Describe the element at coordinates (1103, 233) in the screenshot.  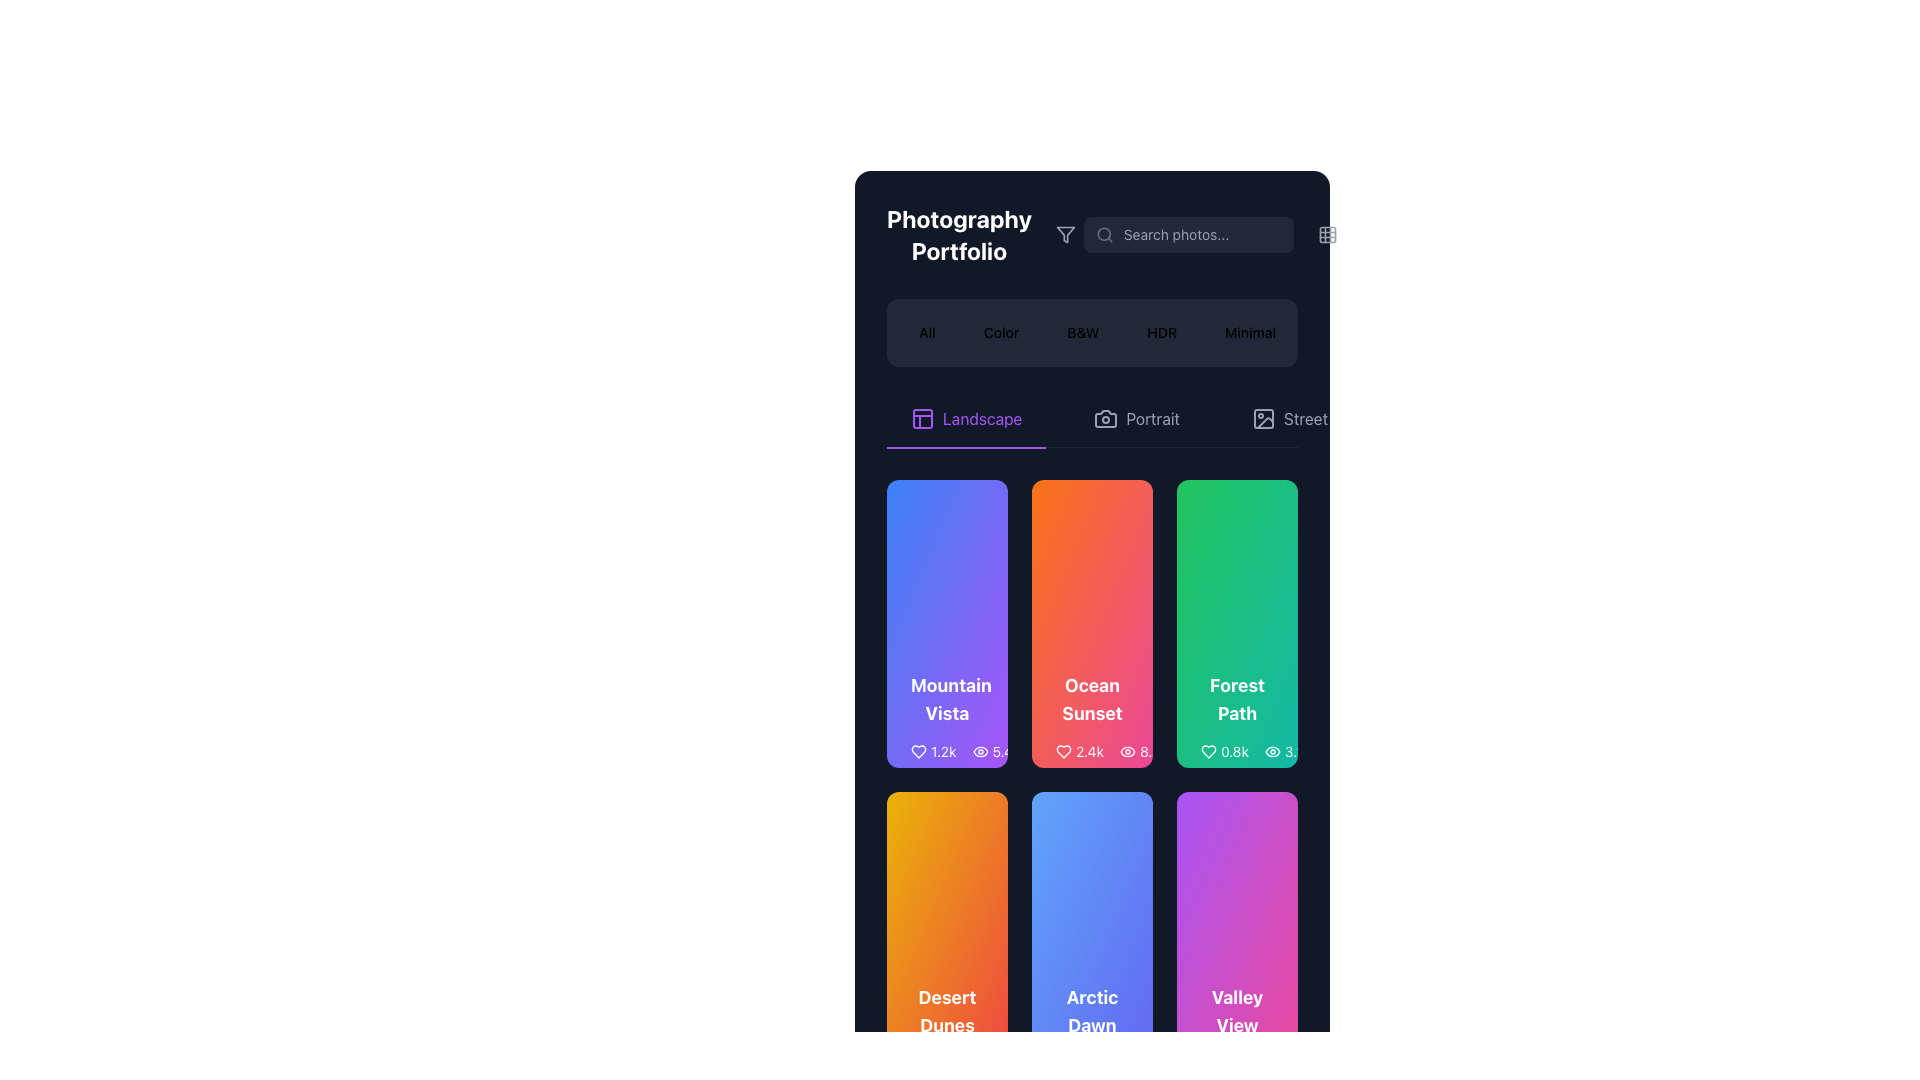
I see `the circular search icon resembling a magnifying glass located at the top-right corner of the page, adjacent to the search bar with the placeholder text 'Search Photos' to initiate a search action or focus on the search bar` at that location.